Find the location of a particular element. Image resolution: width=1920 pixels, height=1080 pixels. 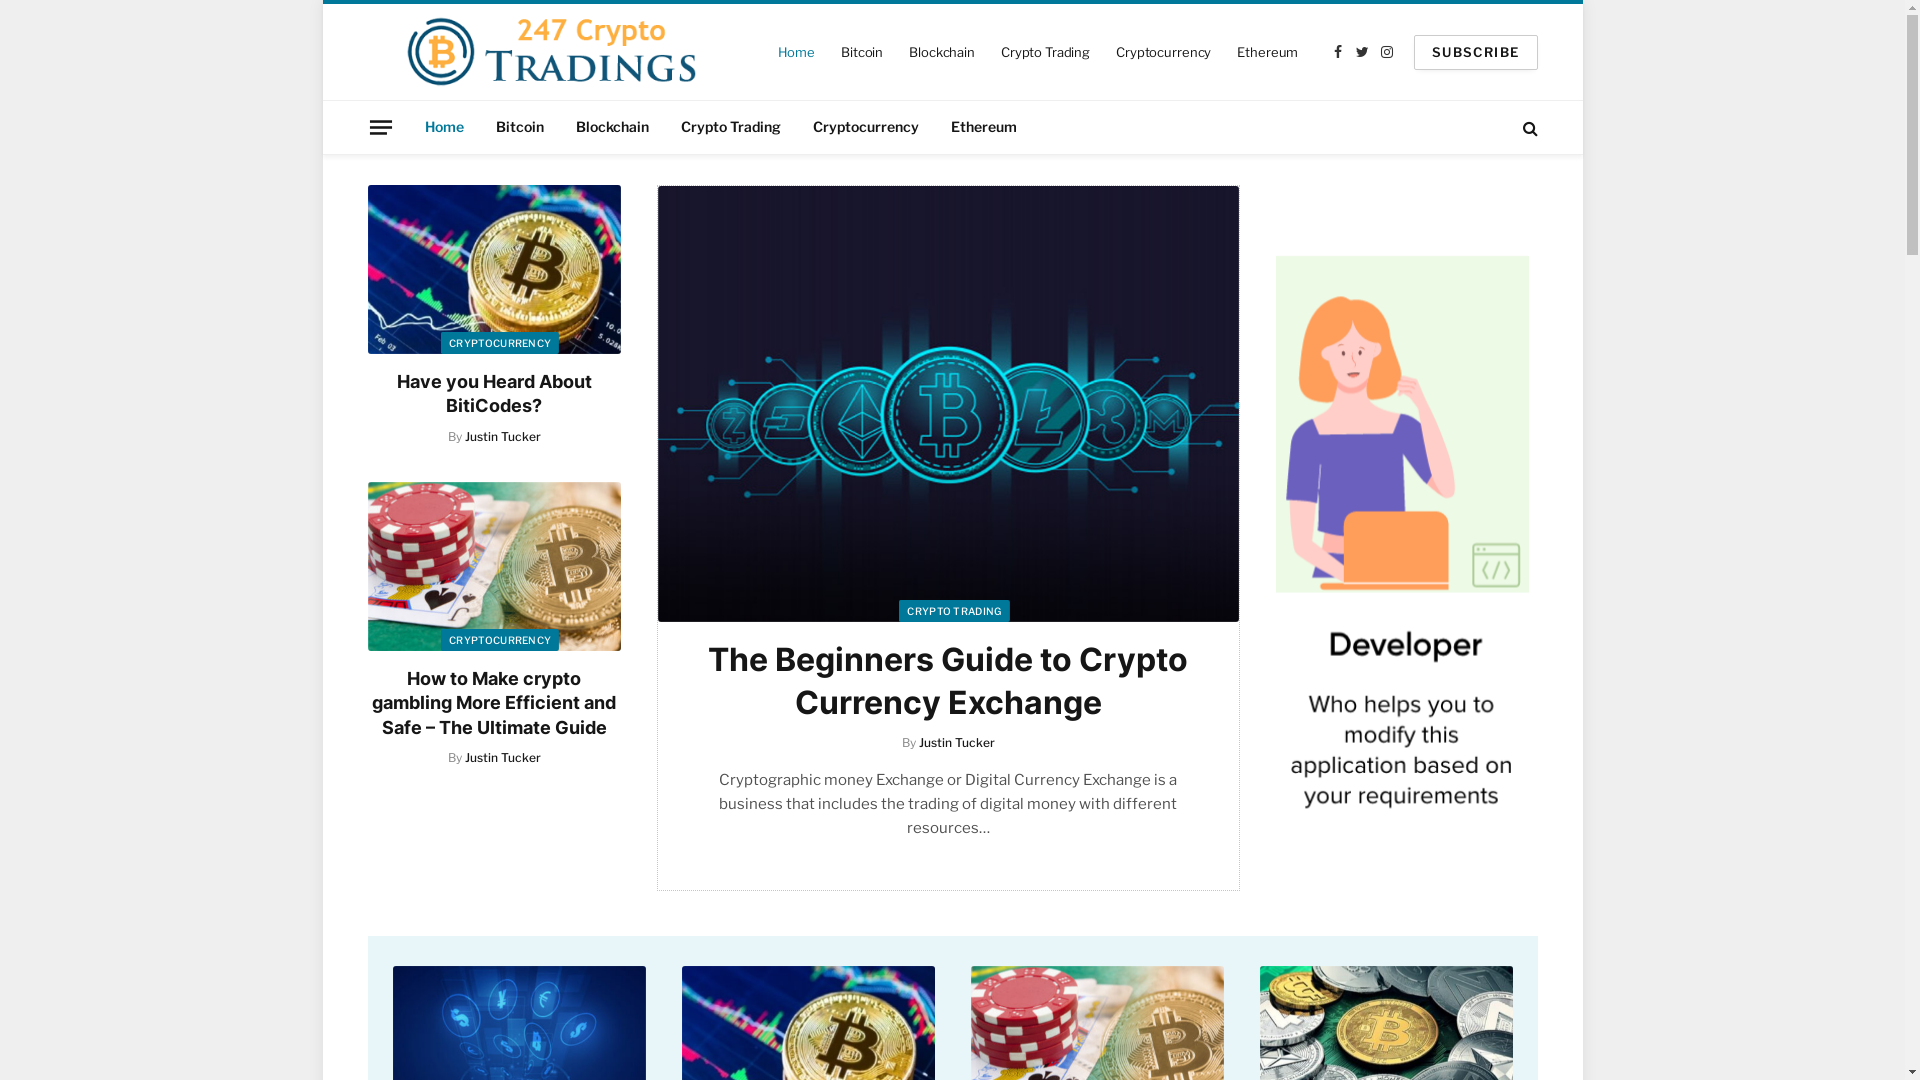

'Home' is located at coordinates (442, 127).